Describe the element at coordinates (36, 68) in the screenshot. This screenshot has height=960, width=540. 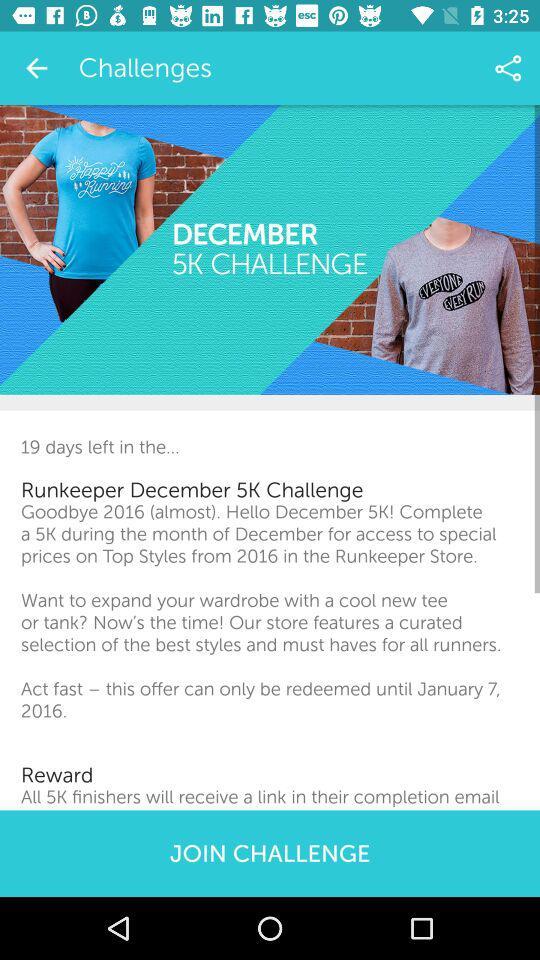
I see `the item to the left of challenges item` at that location.